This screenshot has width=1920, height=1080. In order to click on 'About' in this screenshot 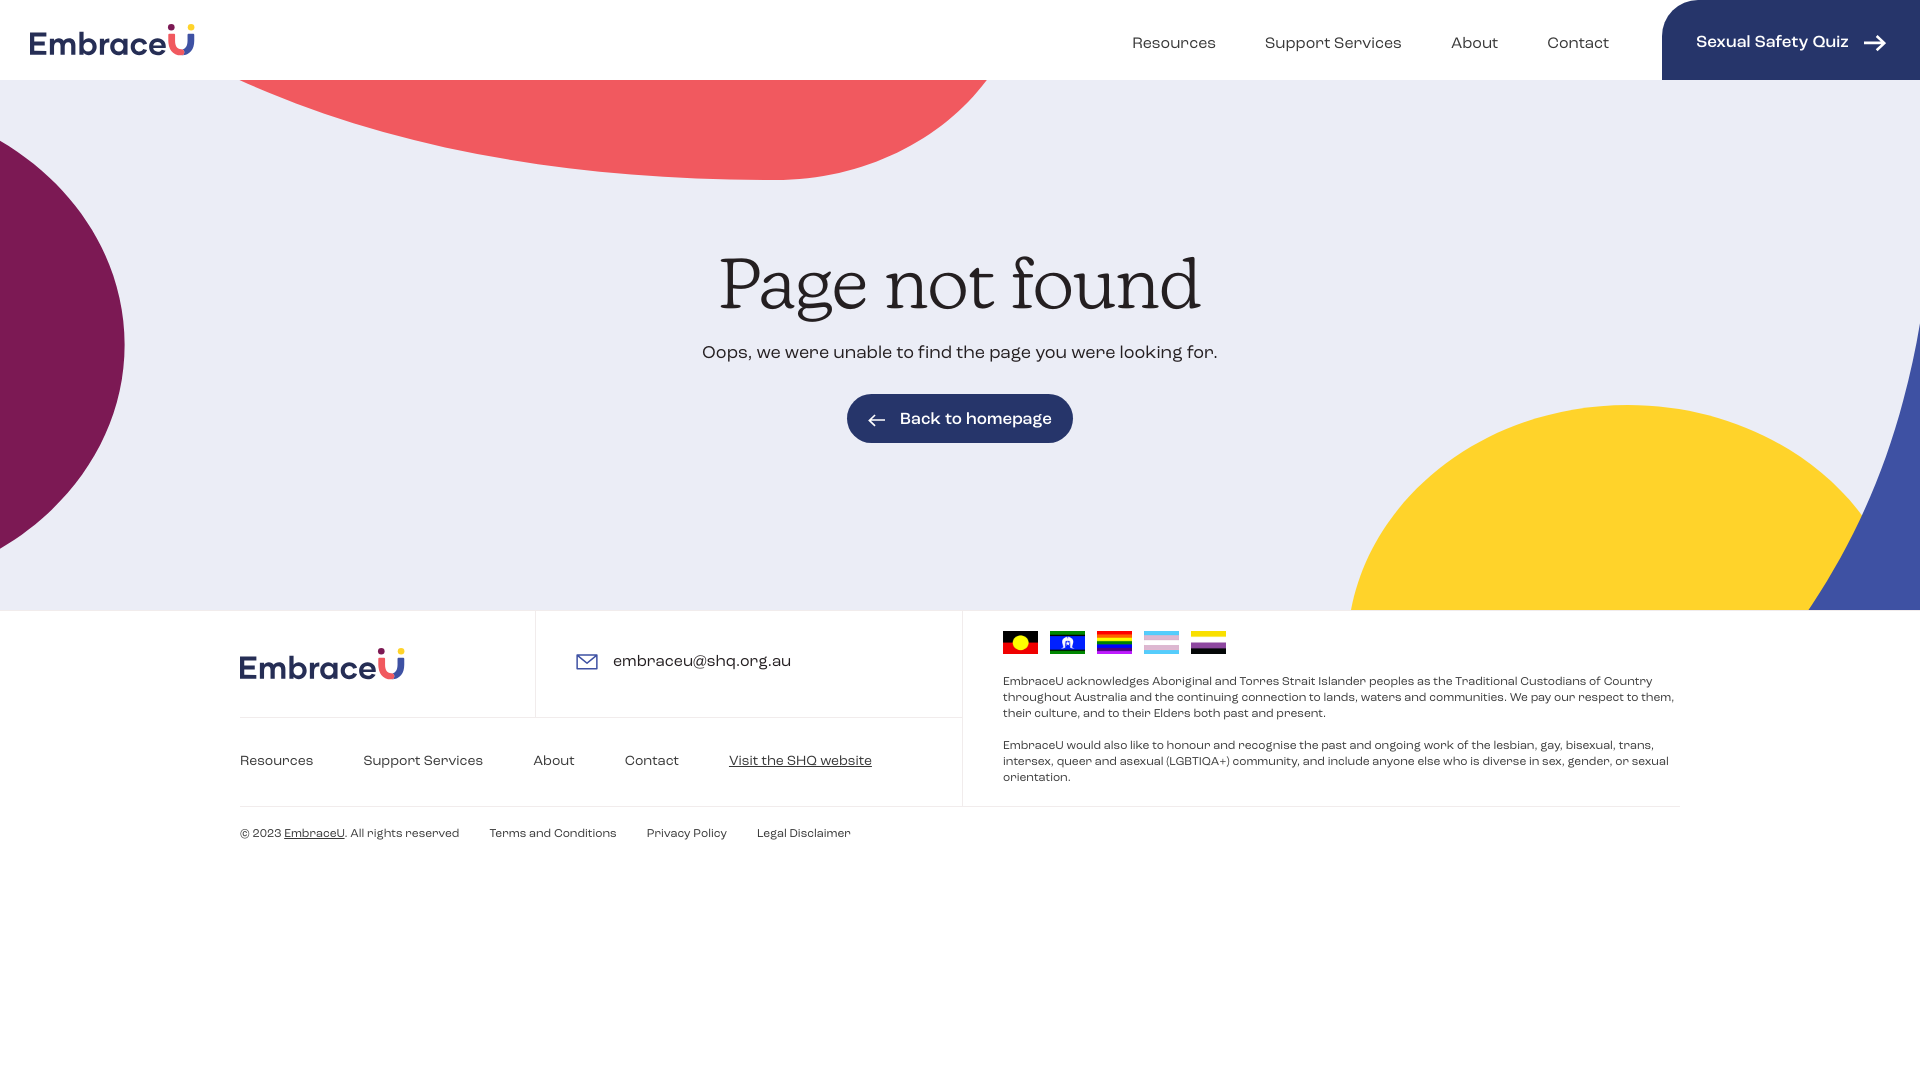, I will do `click(1474, 39)`.